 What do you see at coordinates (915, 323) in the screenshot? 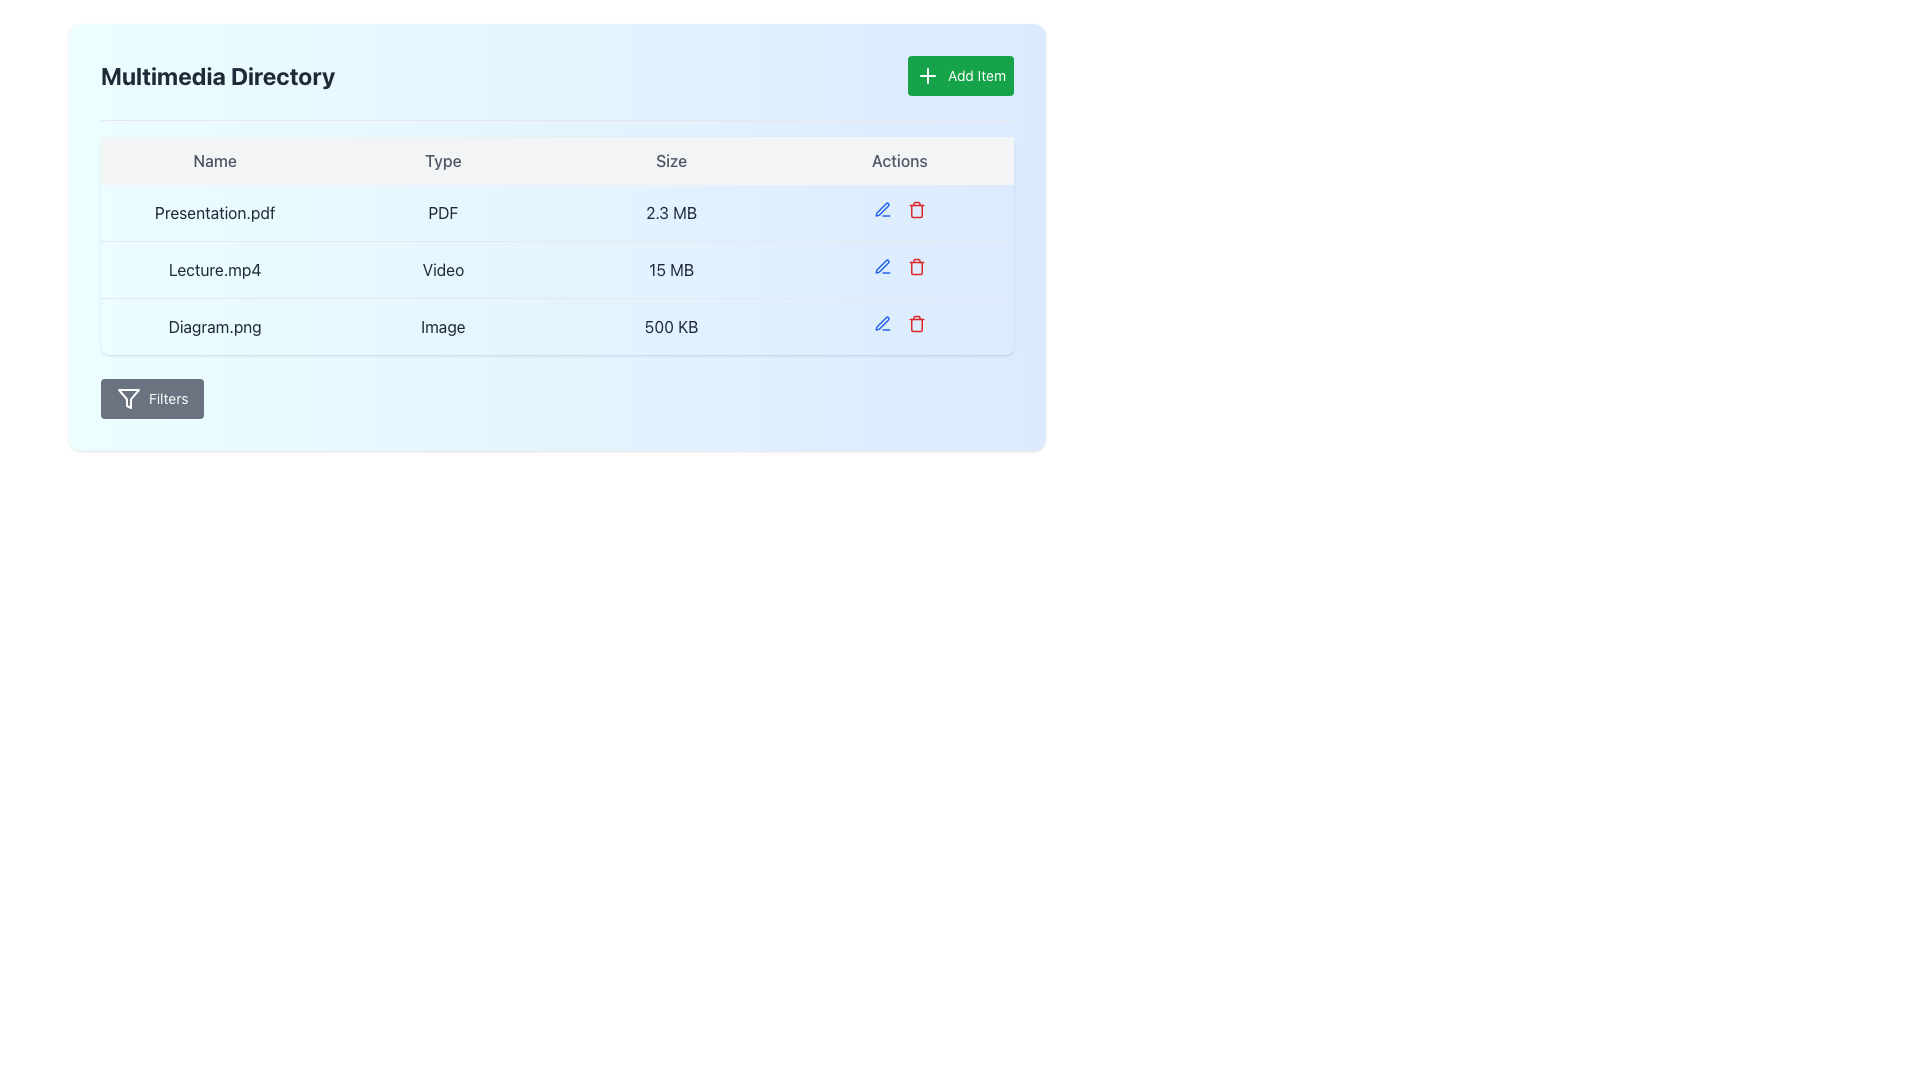
I see `the delete icon button located to the right of the 'Actions' column in the third row of the multimedia table to initiate file deletion` at bounding box center [915, 323].